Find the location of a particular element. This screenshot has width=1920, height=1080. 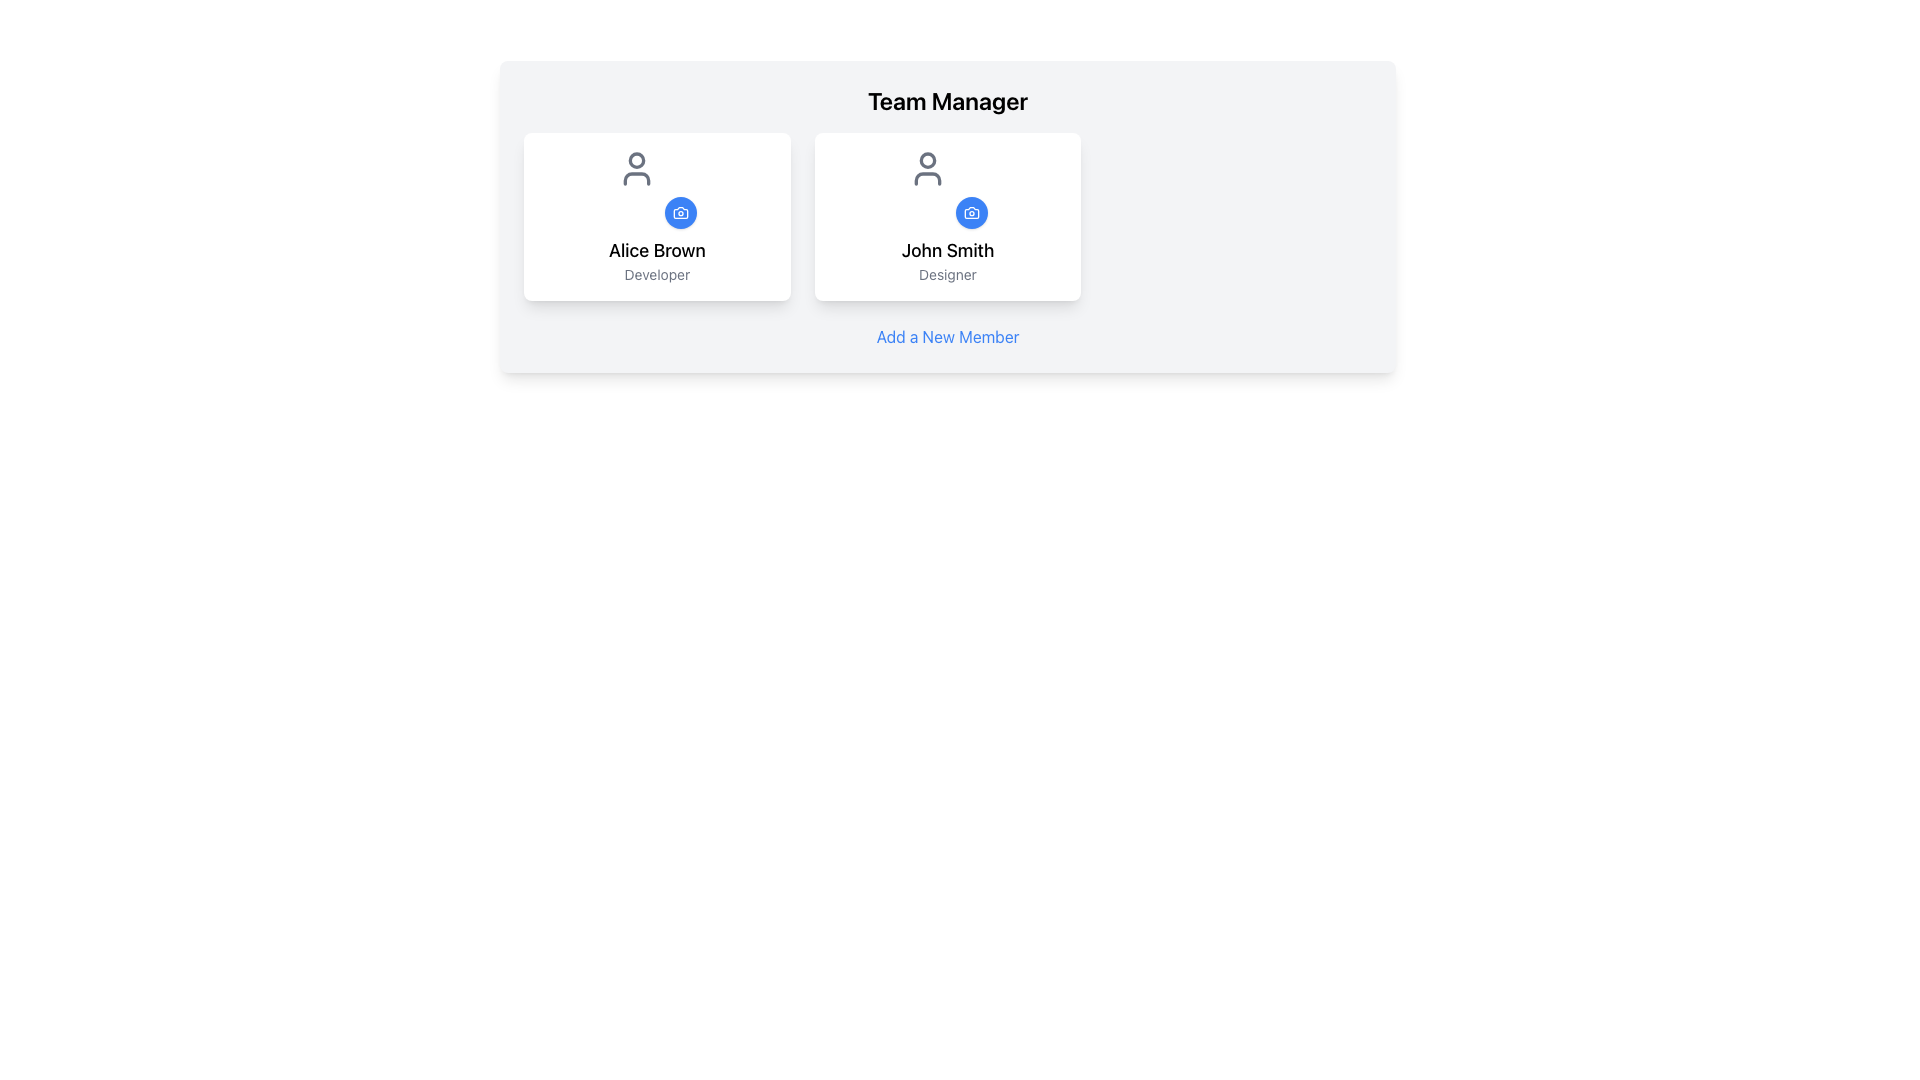

the text label displaying 'Designer' located directly below the name 'John Smith' in the user information card is located at coordinates (946, 274).